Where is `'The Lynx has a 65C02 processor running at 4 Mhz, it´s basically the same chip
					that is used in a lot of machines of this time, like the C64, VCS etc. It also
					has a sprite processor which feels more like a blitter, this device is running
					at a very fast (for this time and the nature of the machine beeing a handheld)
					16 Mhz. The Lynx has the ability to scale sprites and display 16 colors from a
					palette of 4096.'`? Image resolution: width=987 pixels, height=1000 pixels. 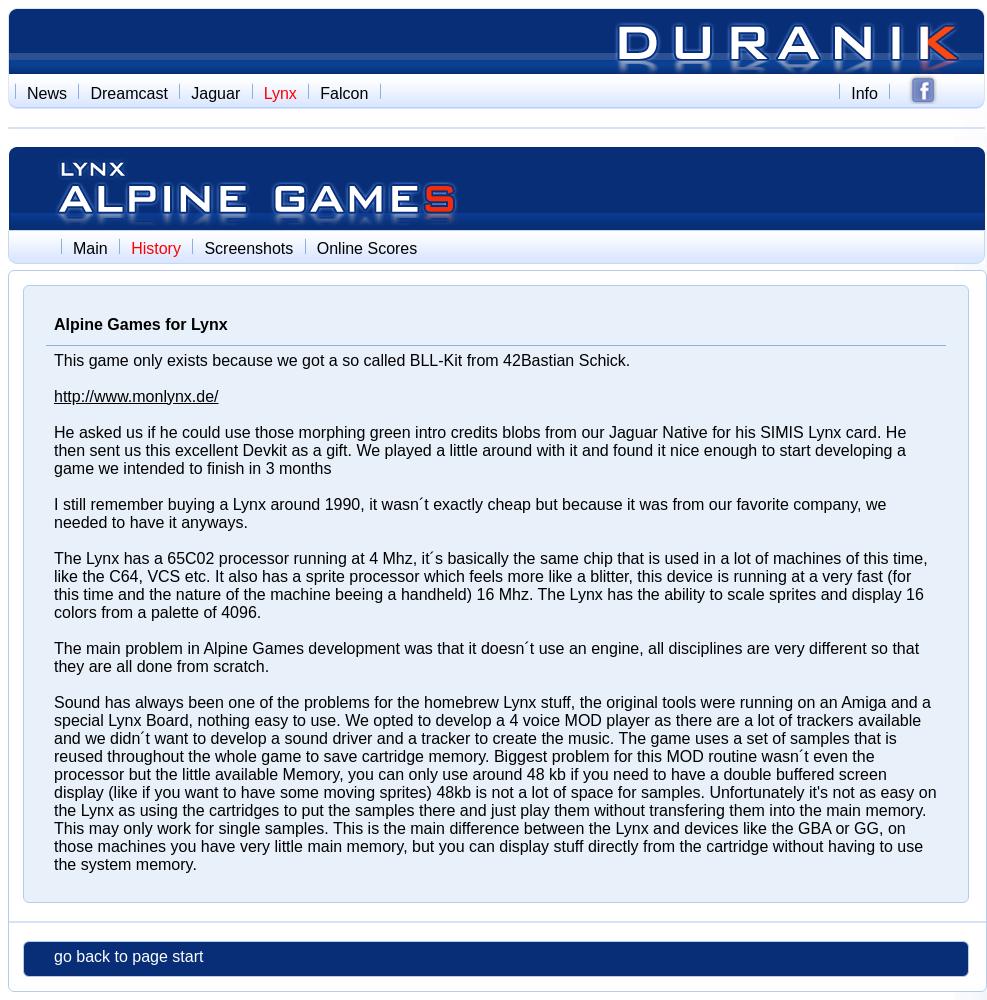
'The Lynx has a 65C02 processor running at 4 Mhz, it´s basically the same chip
					that is used in a lot of machines of this time, like the C64, VCS etc. It also
					has a sprite processor which feels more like a blitter, this device is running
					at a very fast (for this time and the nature of the machine beeing a handheld)
					16 Mhz. The Lynx has the ability to scale sprites and display 16 colors from a
					palette of 4096.' is located at coordinates (489, 583).